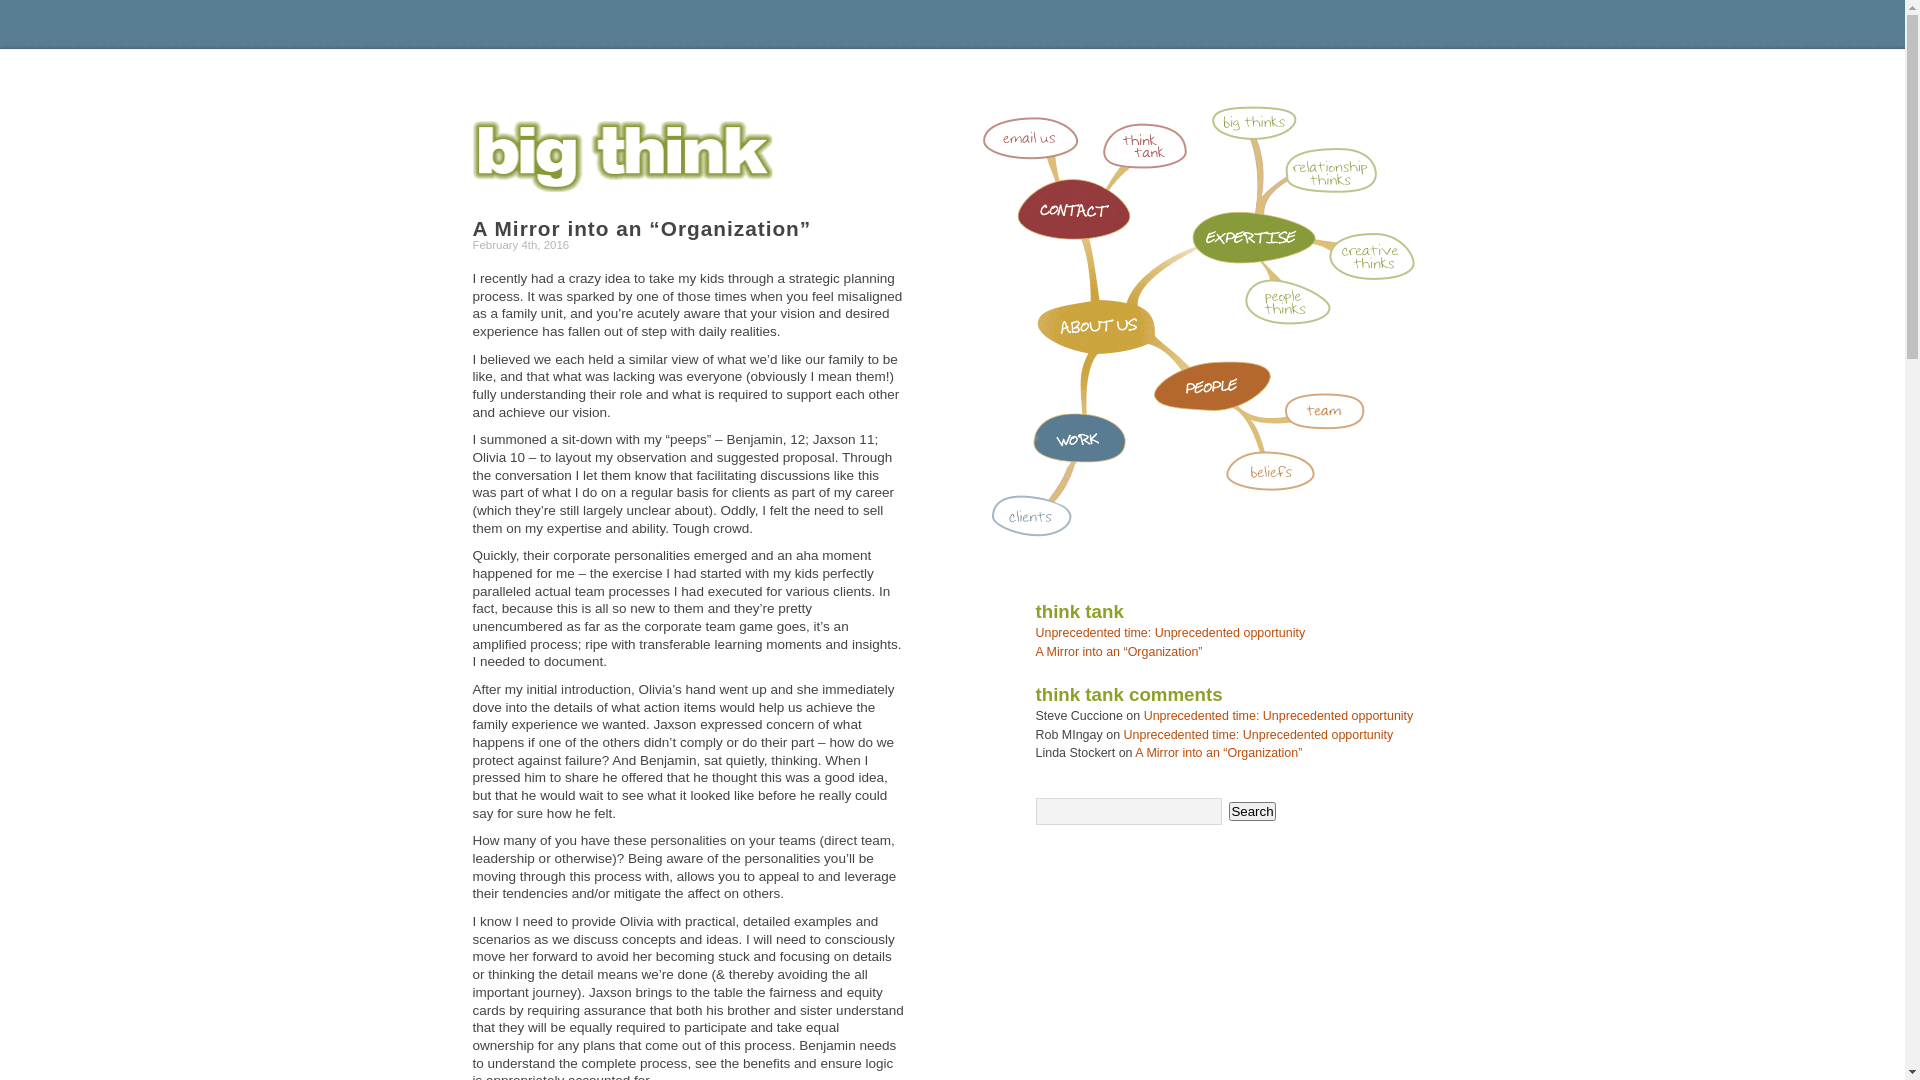 The width and height of the screenshot is (1920, 1080). What do you see at coordinates (1123, 735) in the screenshot?
I see `'Unprecedented time: Unprecedented opportunity'` at bounding box center [1123, 735].